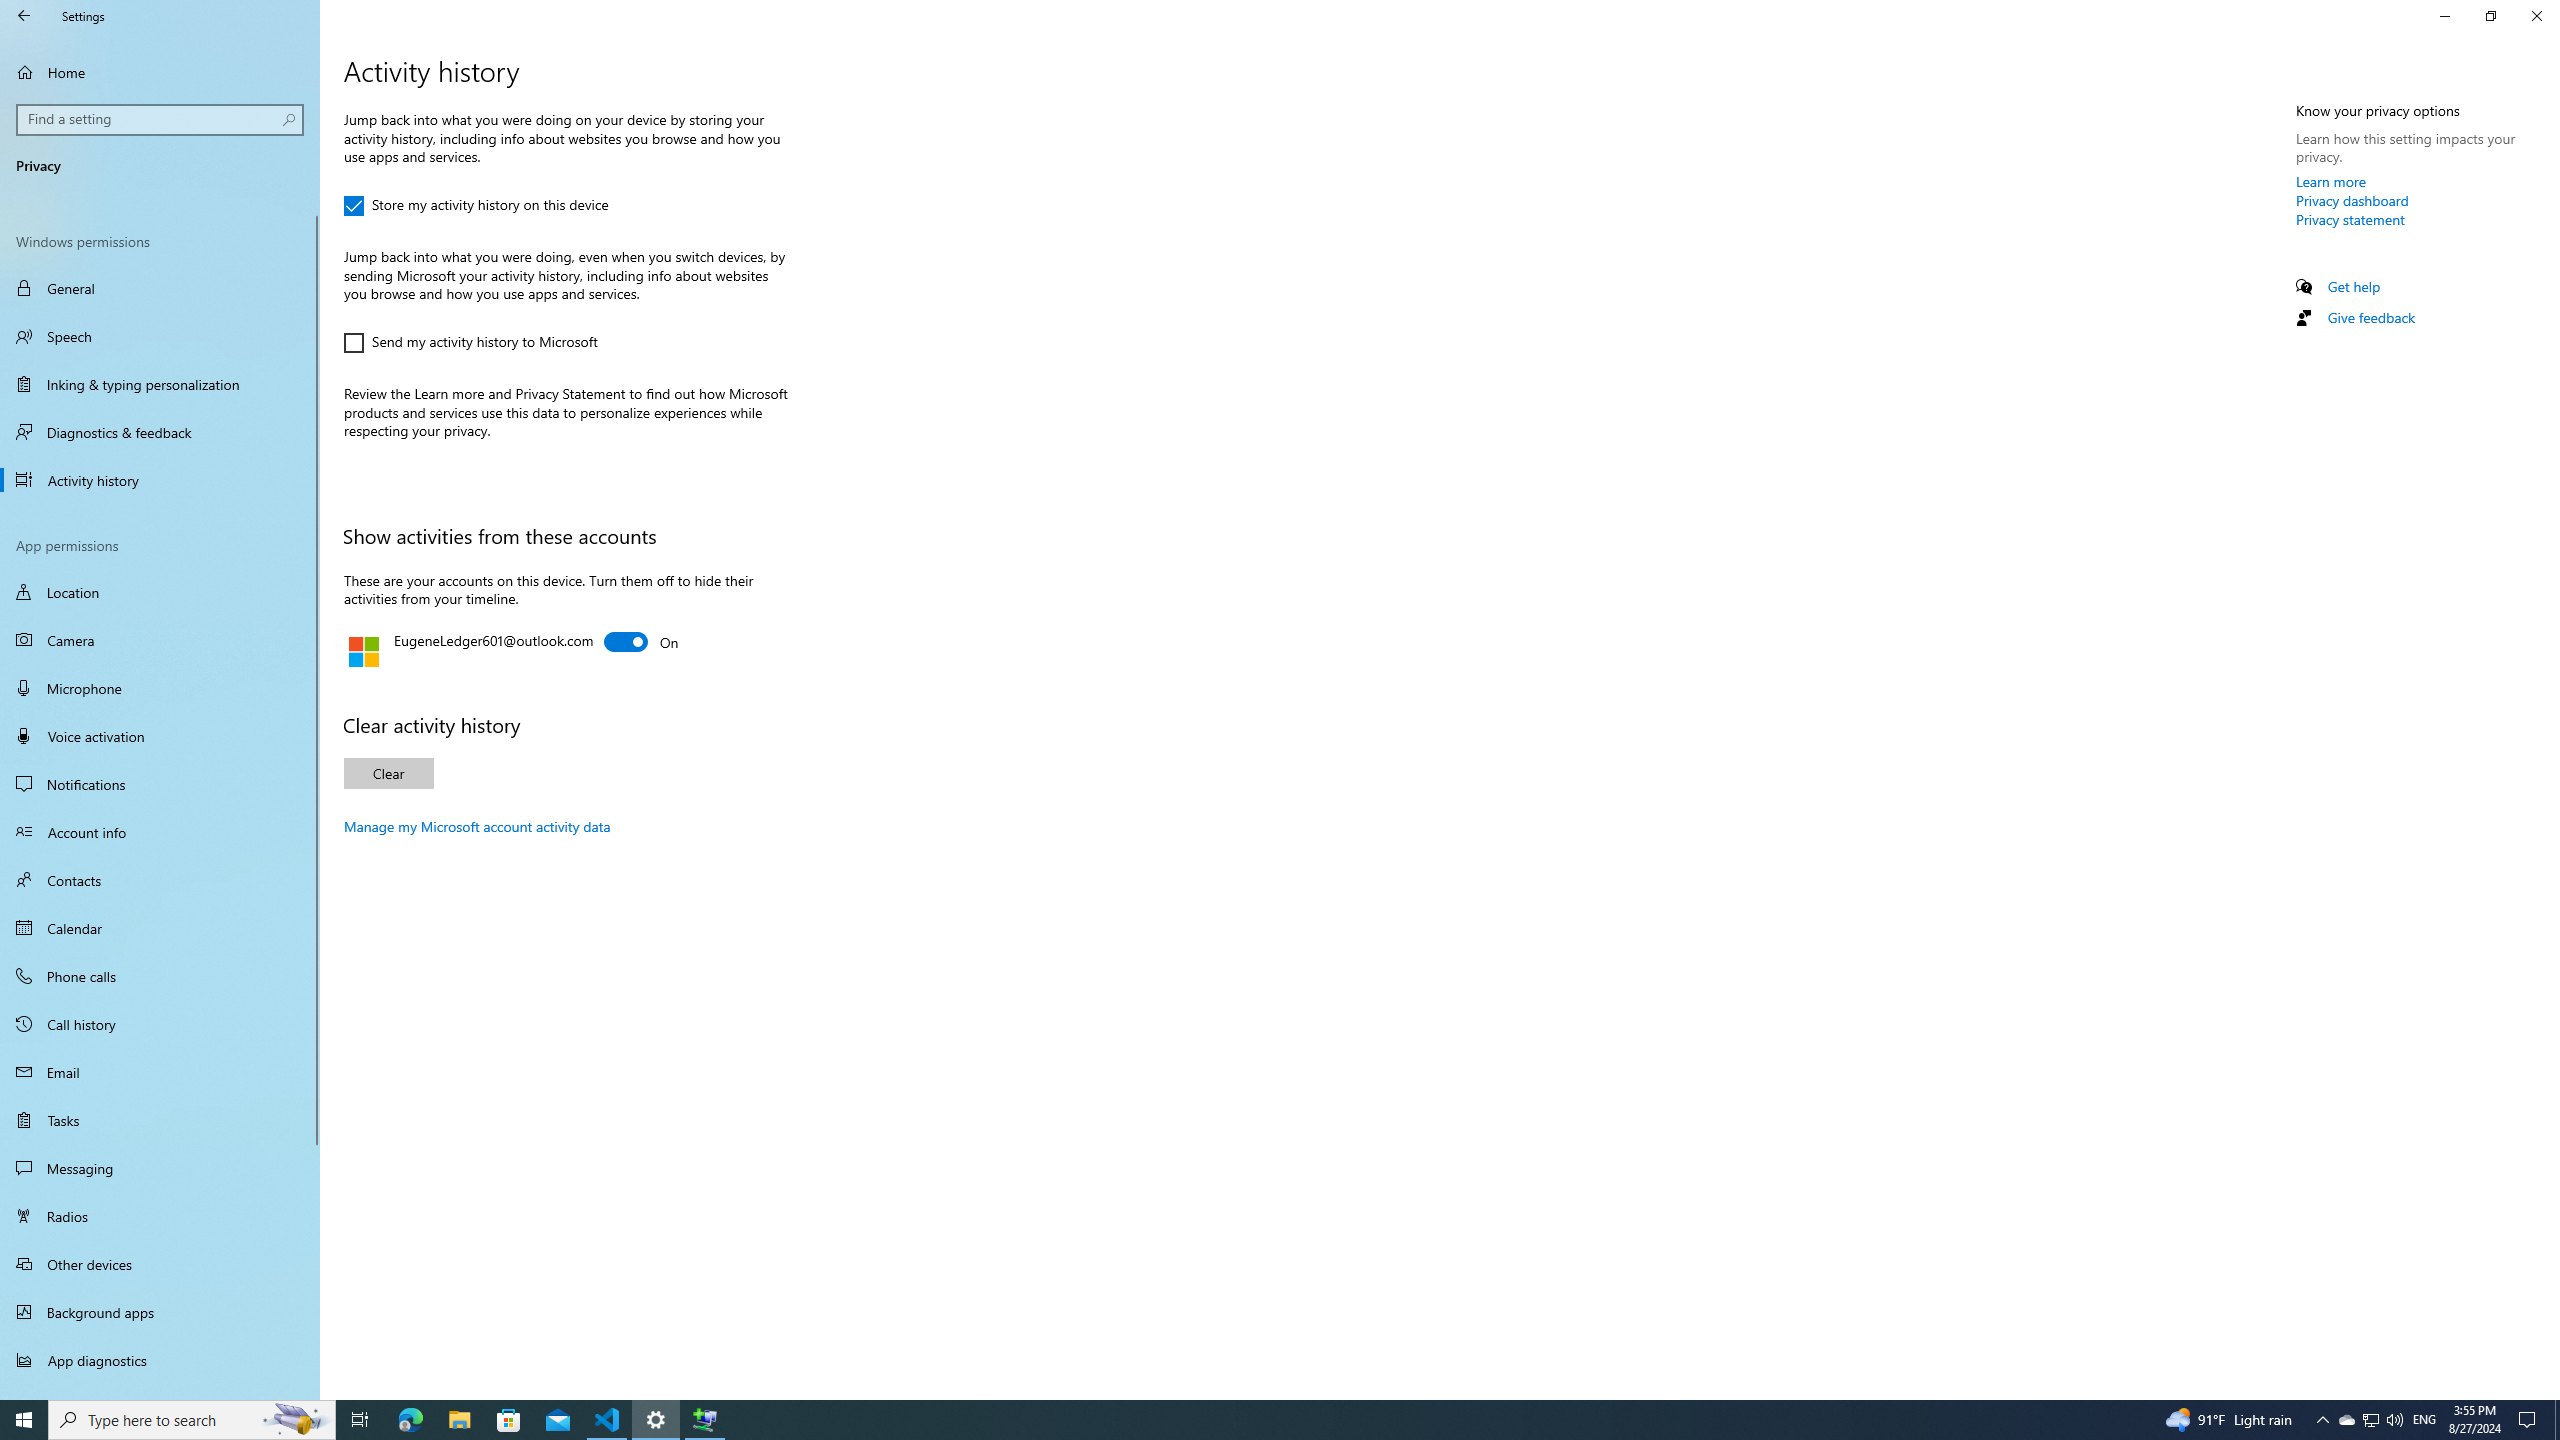 The width and height of the screenshot is (2560, 1440). I want to click on 'Privacy statement', so click(2349, 218).